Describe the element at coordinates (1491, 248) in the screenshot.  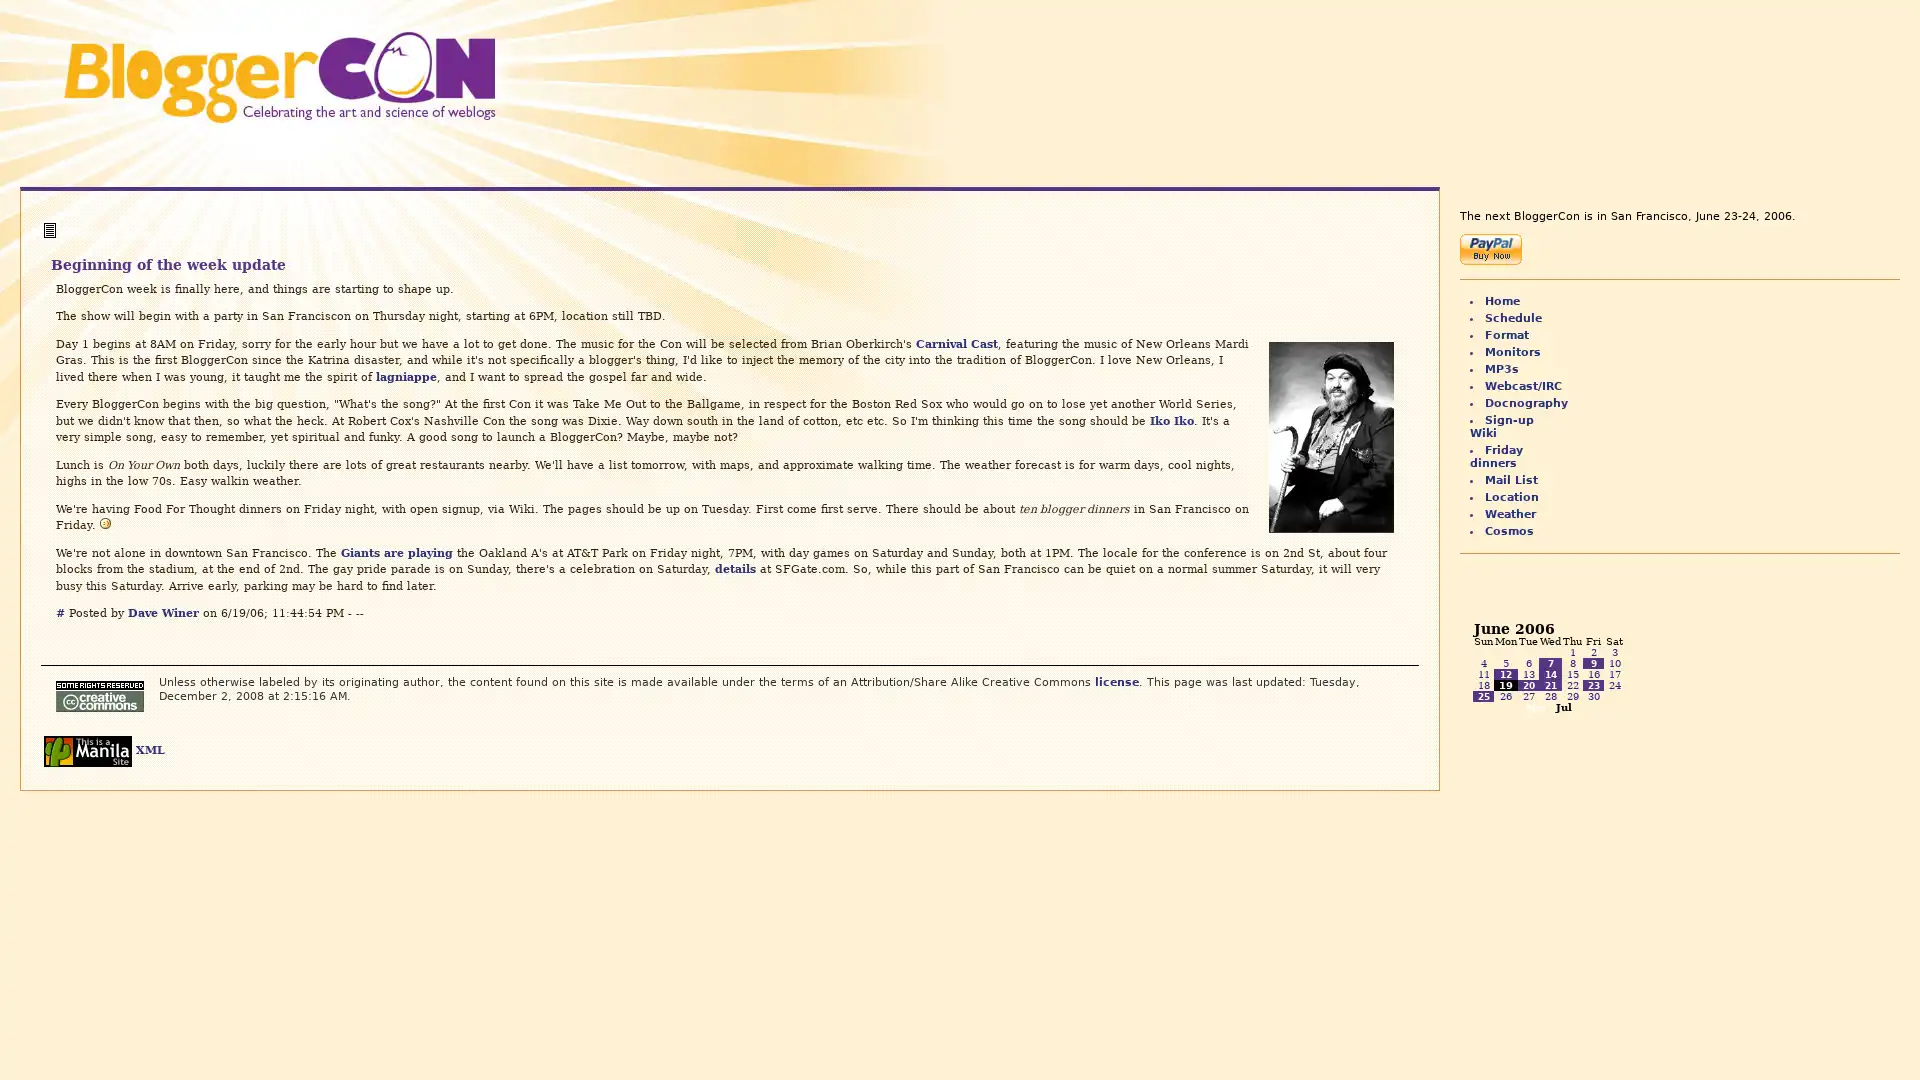
I see `Make payments with PayPal - it's fast, free and secure!` at that location.